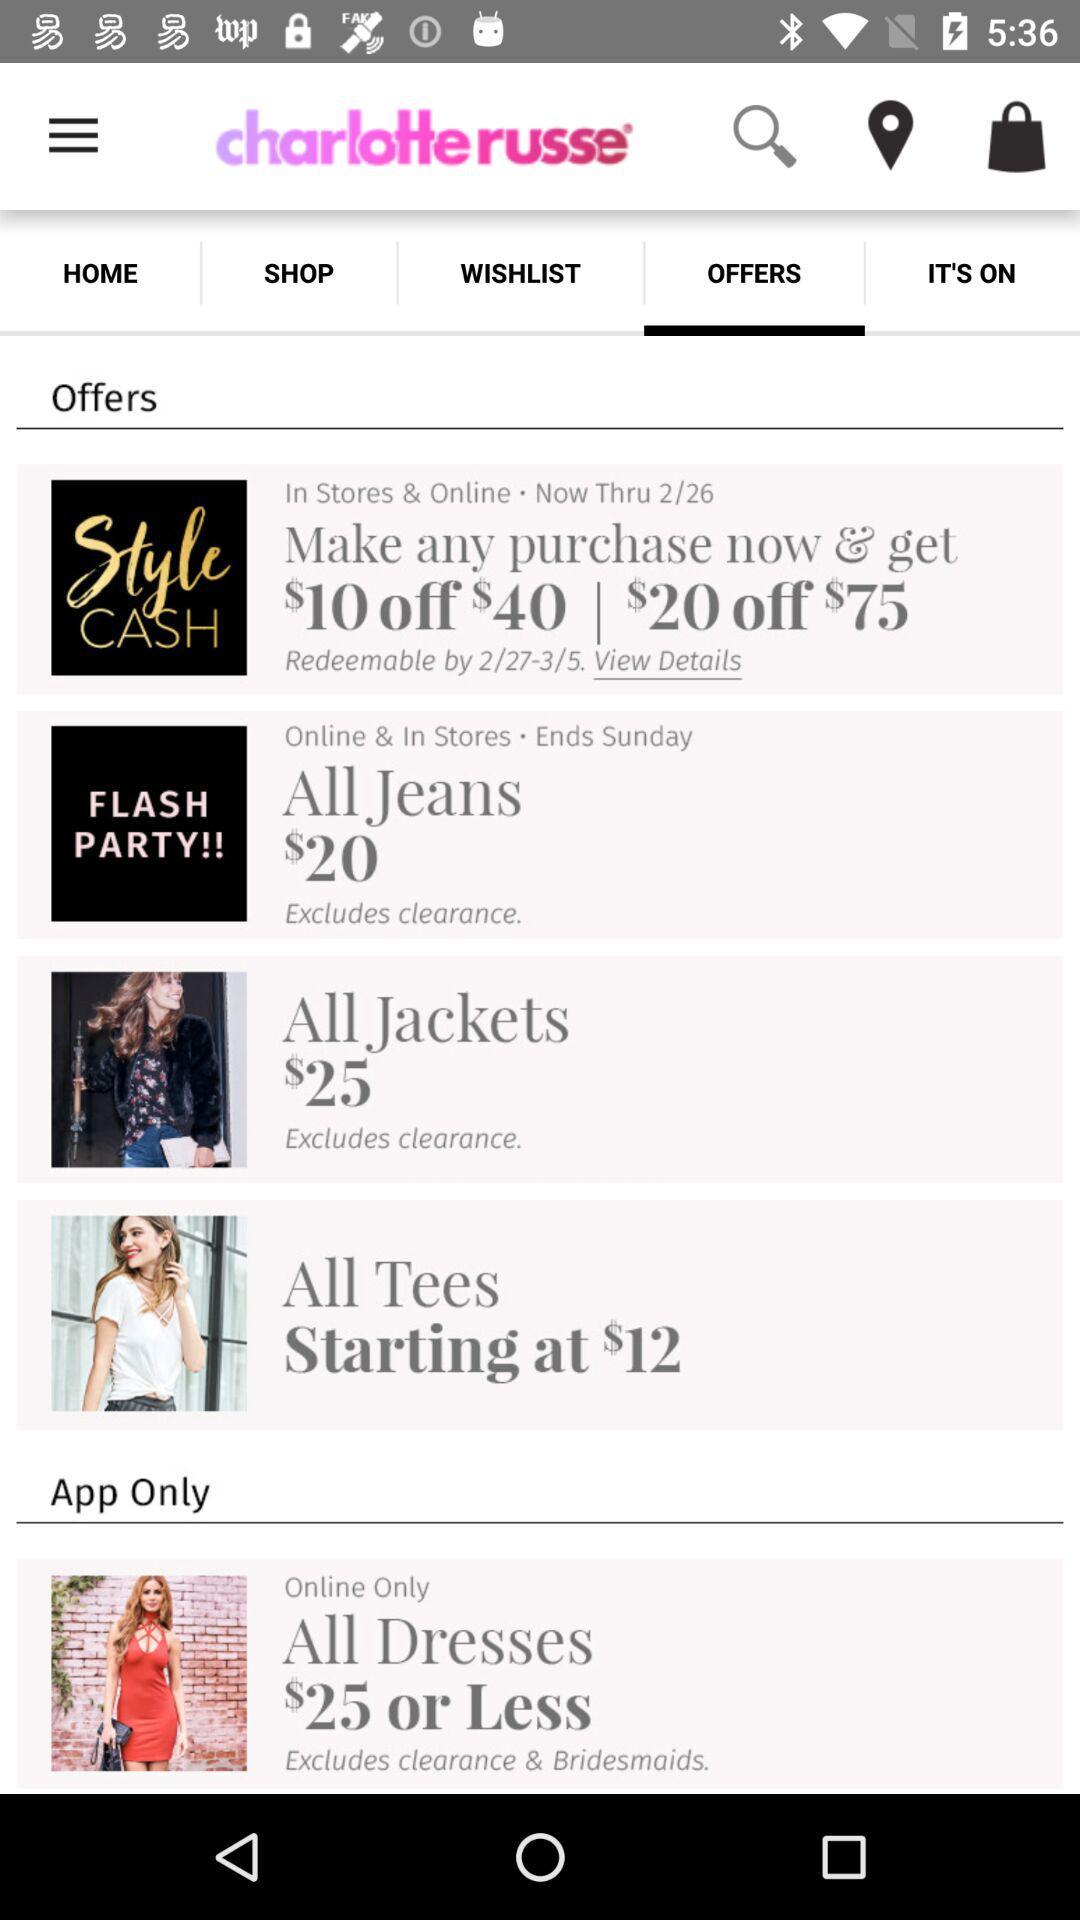 Image resolution: width=1080 pixels, height=1920 pixels. Describe the element at coordinates (299, 272) in the screenshot. I see `the app to the right of the home item` at that location.